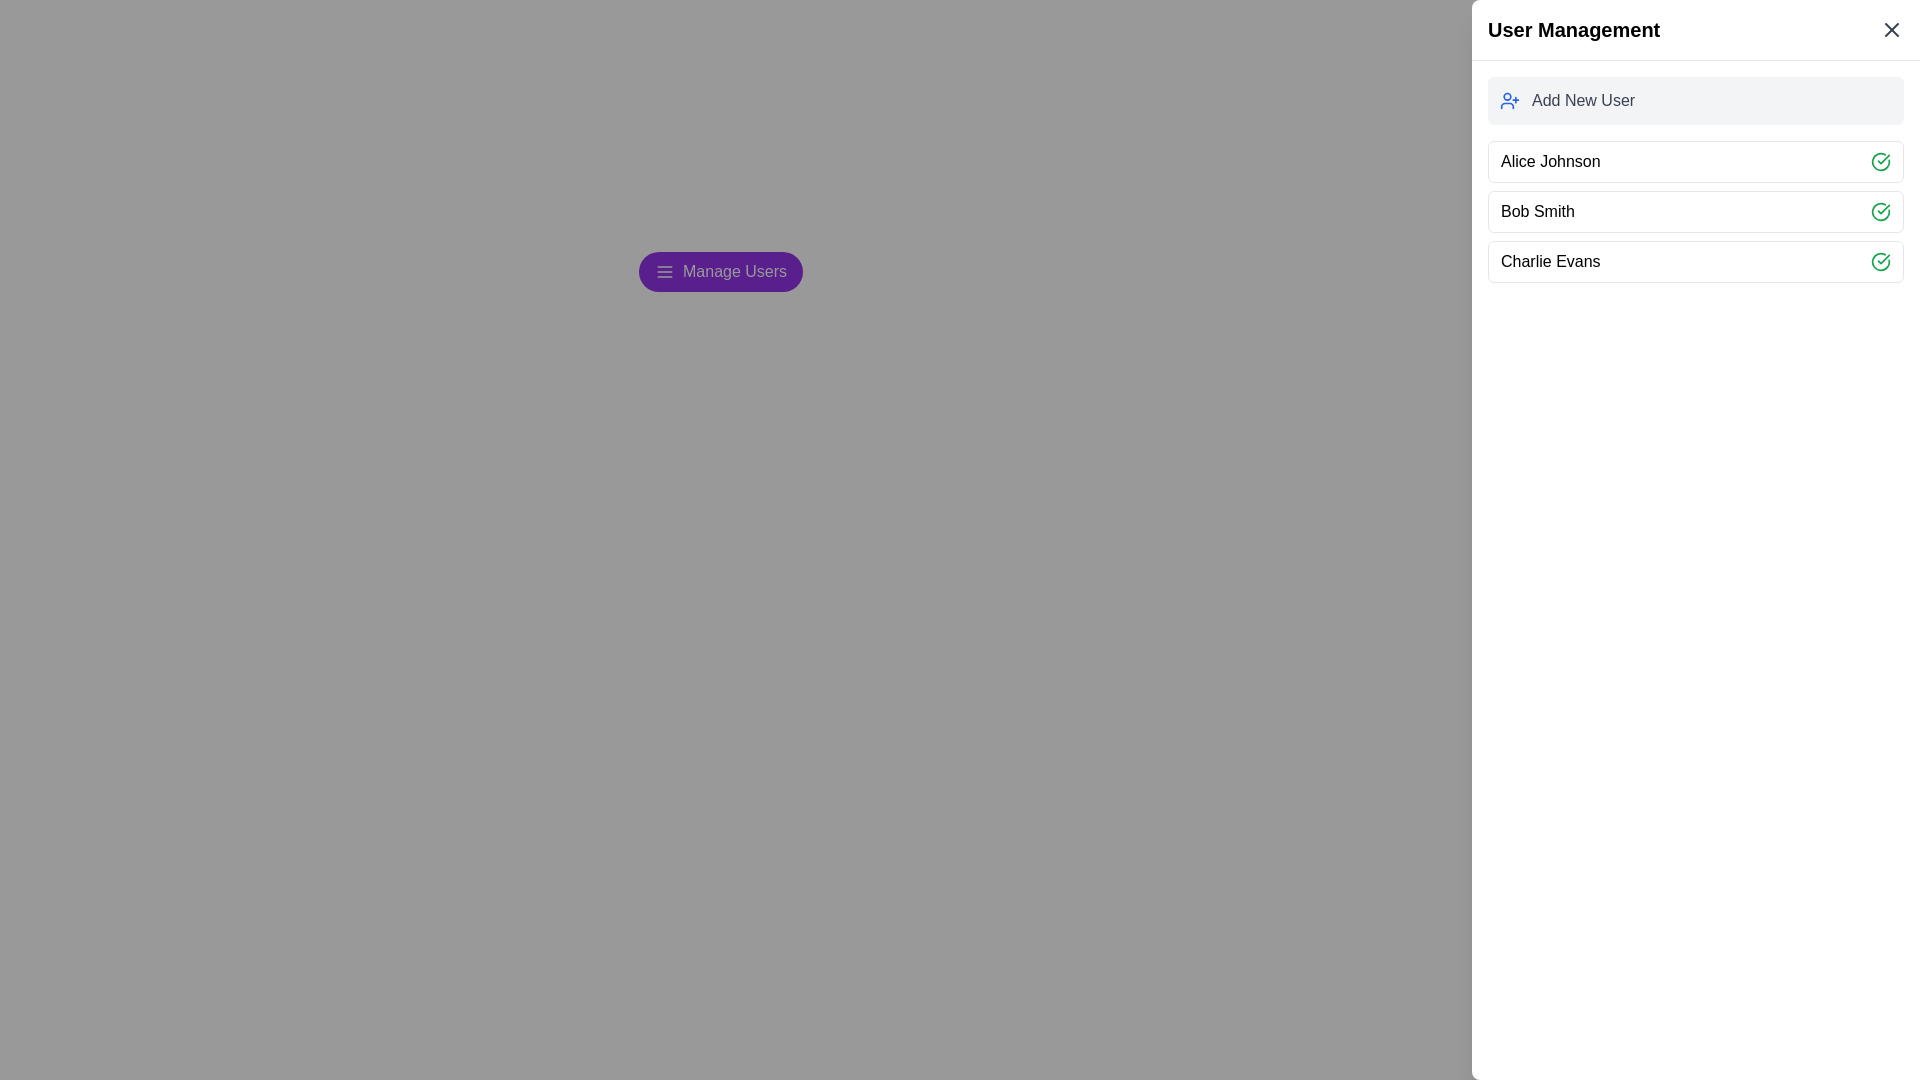  Describe the element at coordinates (1880, 212) in the screenshot. I see `the circular icon with a check mark symbol located to the right of 'Charlie Evans' in the User Management panel` at that location.